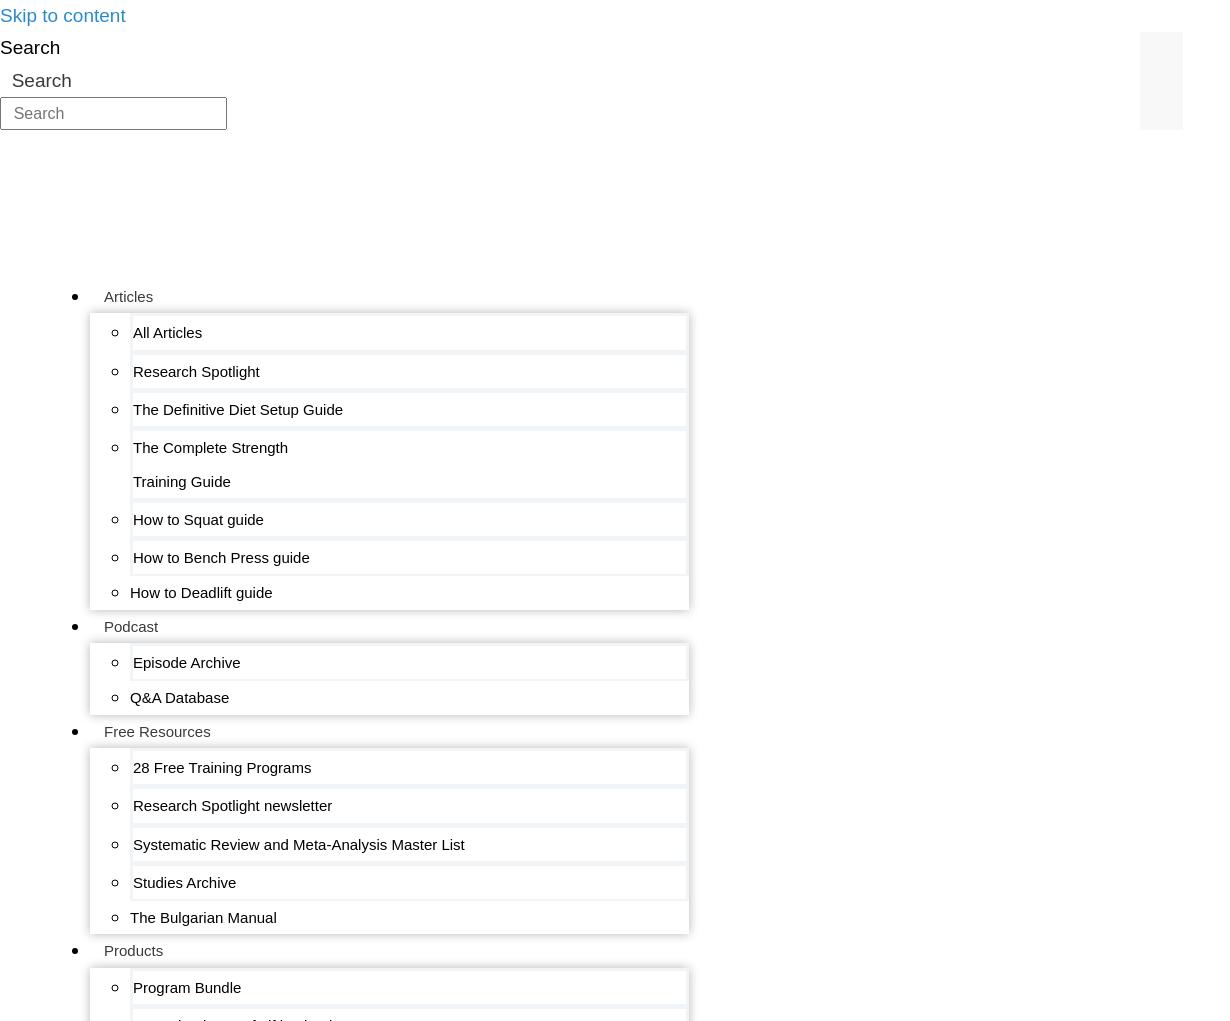  I want to click on 'The Definitive Diet Setup Guide', so click(132, 407).